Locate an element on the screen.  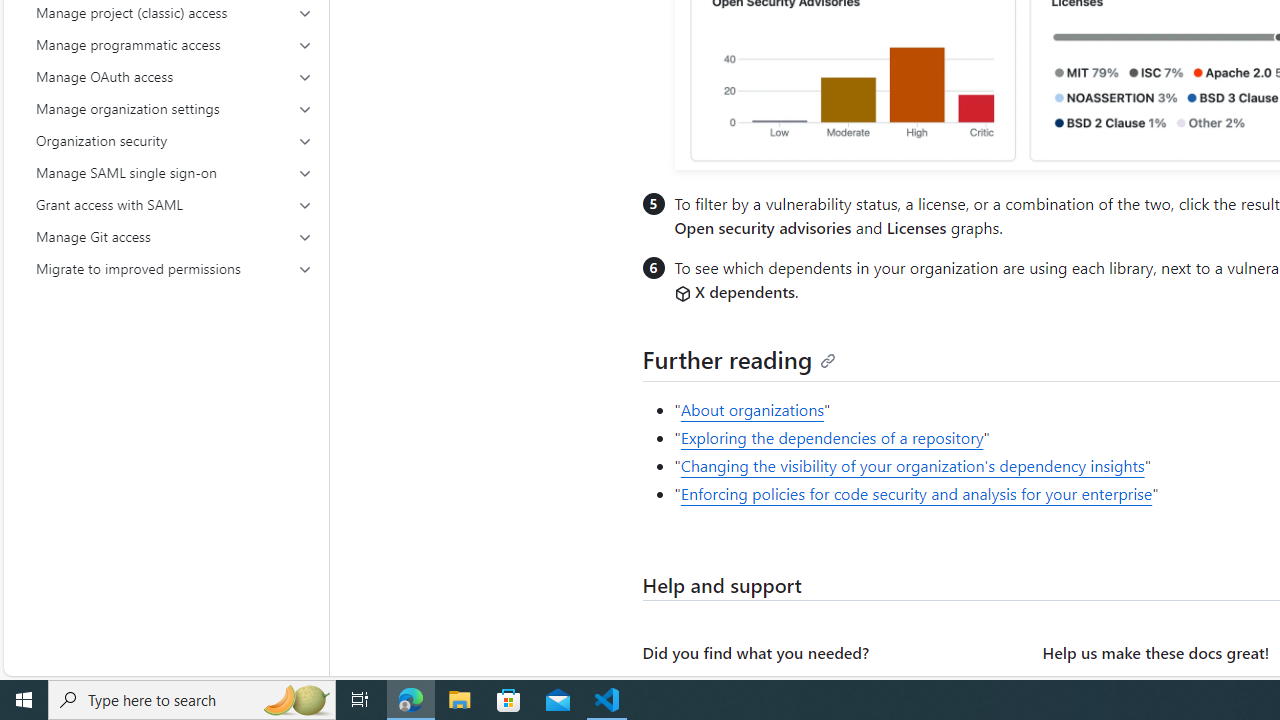
'Exploring the dependencies of a repository' is located at coordinates (832, 437).